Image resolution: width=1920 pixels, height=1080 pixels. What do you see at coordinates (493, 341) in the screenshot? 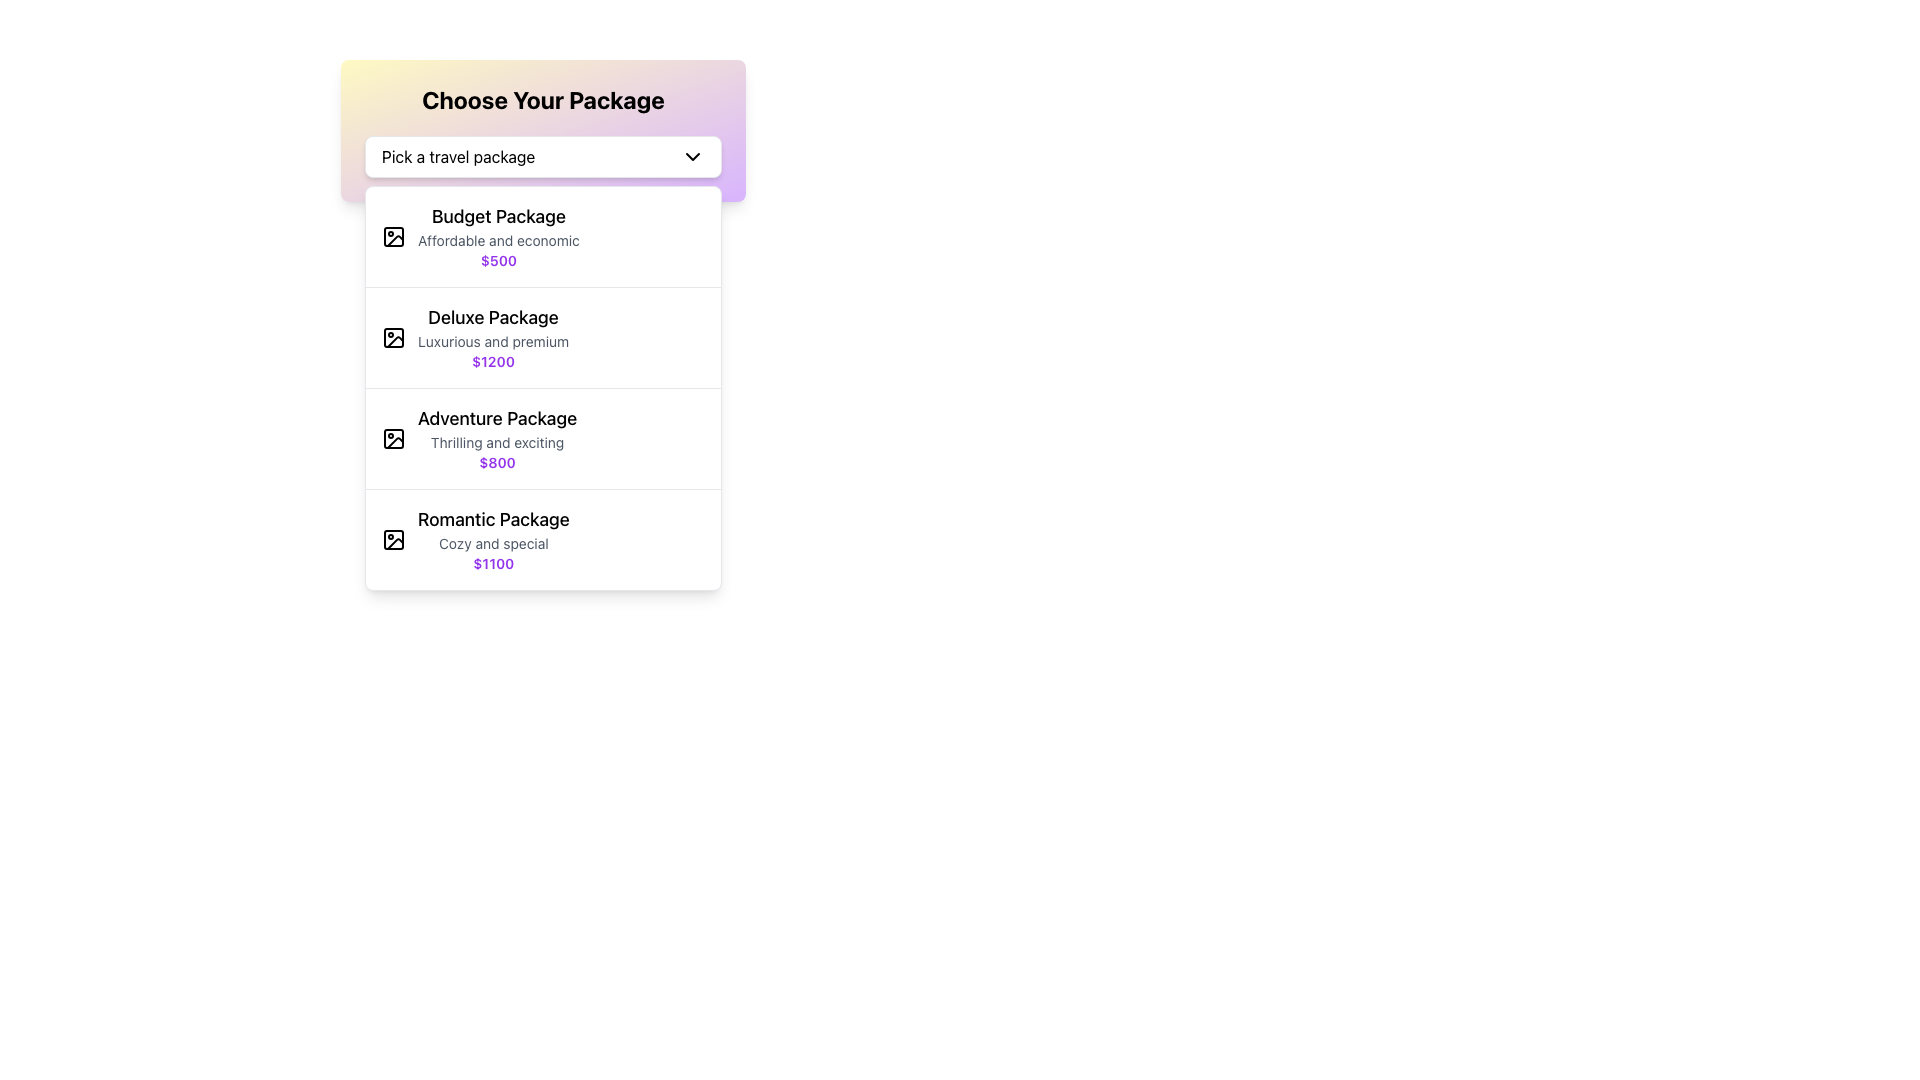
I see `the descriptive text about the 'Deluxe Package' located between the title and the price within the 'Deluxe Package' card` at bounding box center [493, 341].